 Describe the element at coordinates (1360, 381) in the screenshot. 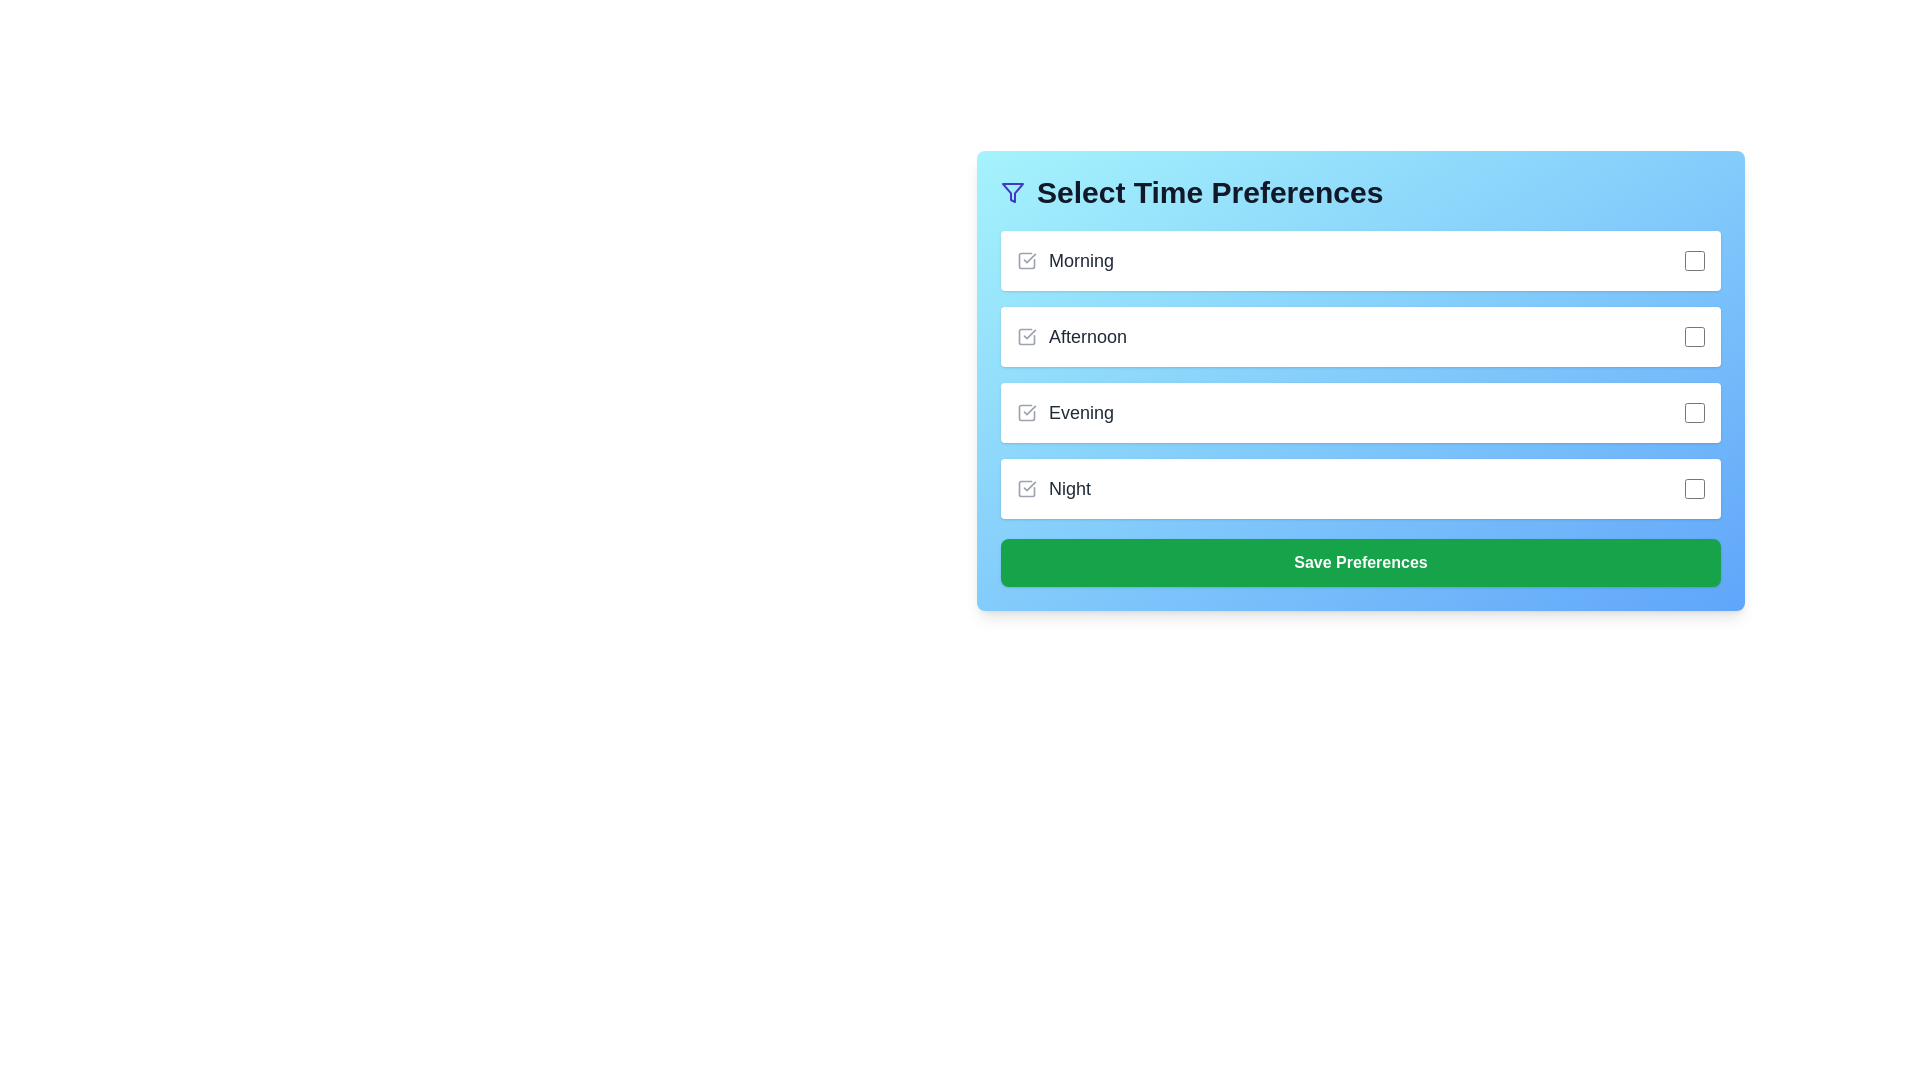

I see `the checkbox` at that location.